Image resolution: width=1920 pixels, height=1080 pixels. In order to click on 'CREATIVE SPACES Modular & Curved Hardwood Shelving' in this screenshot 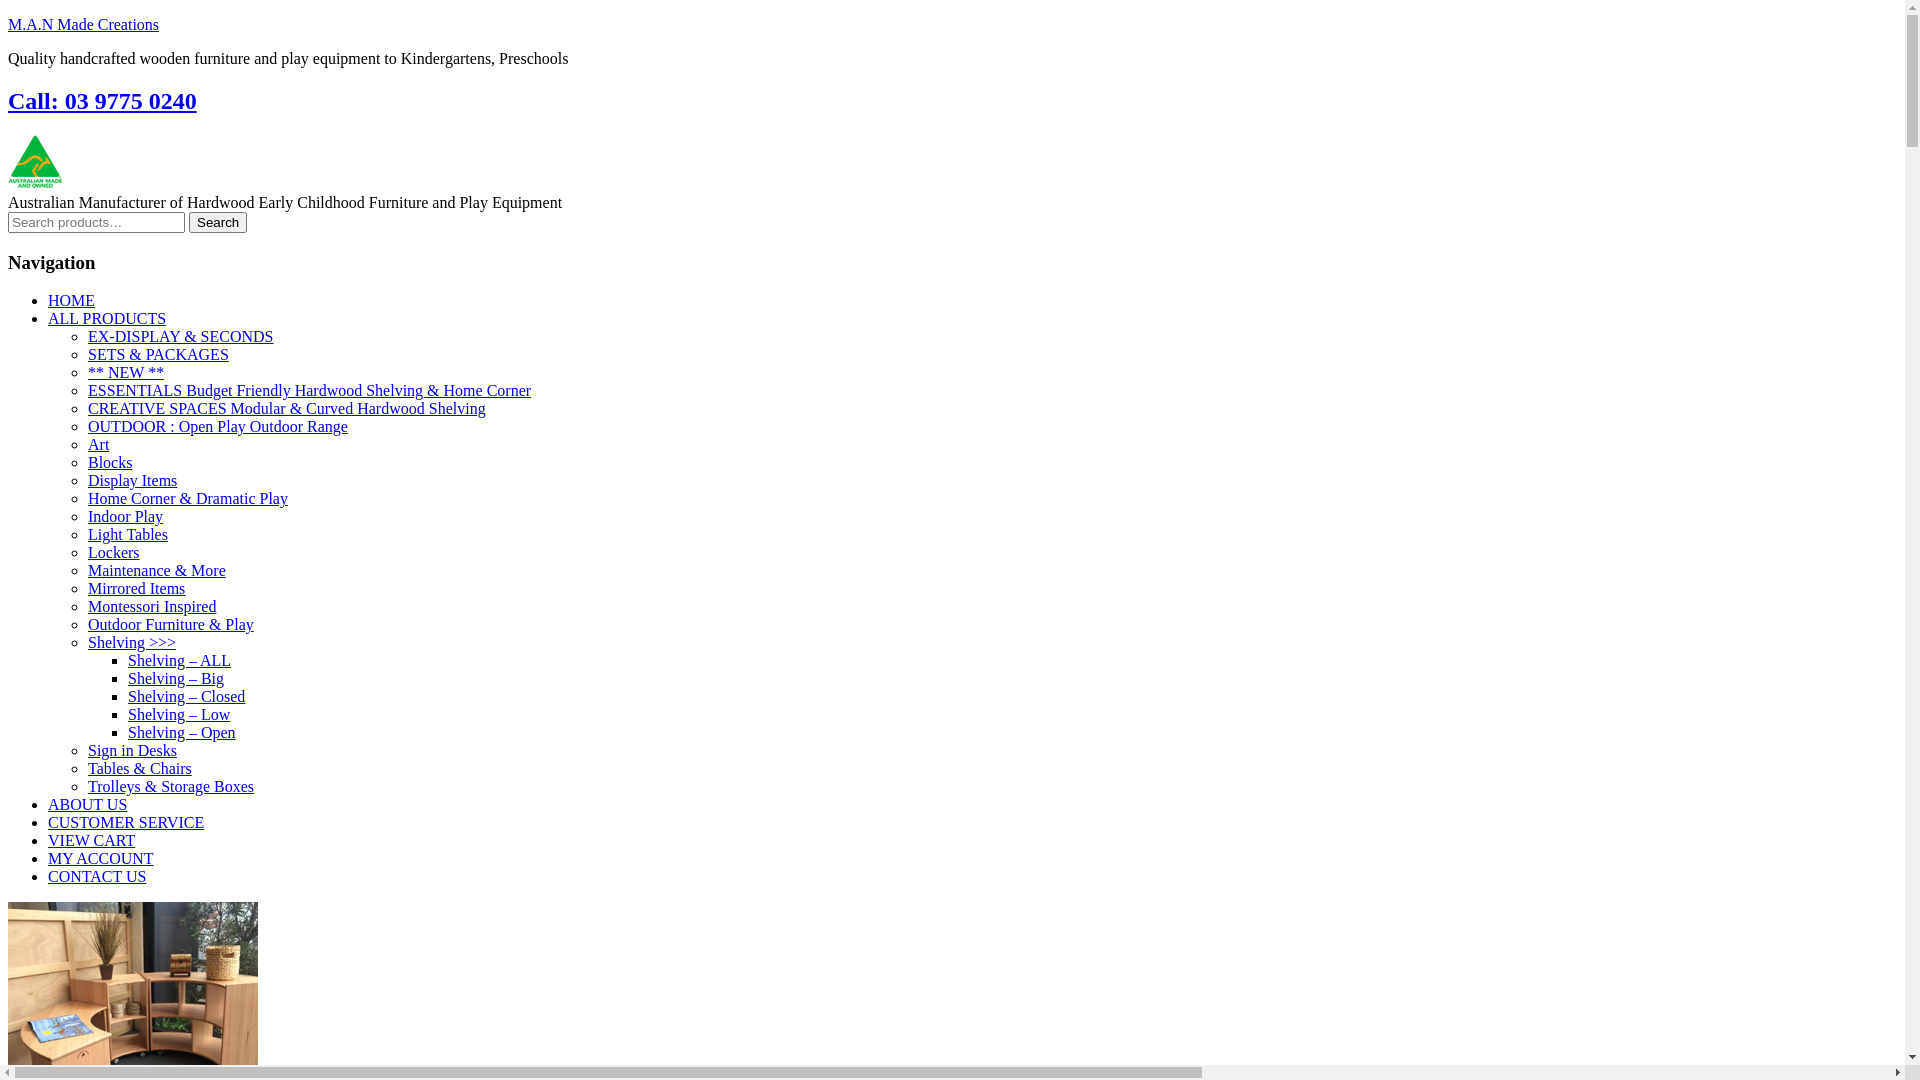, I will do `click(286, 407)`.